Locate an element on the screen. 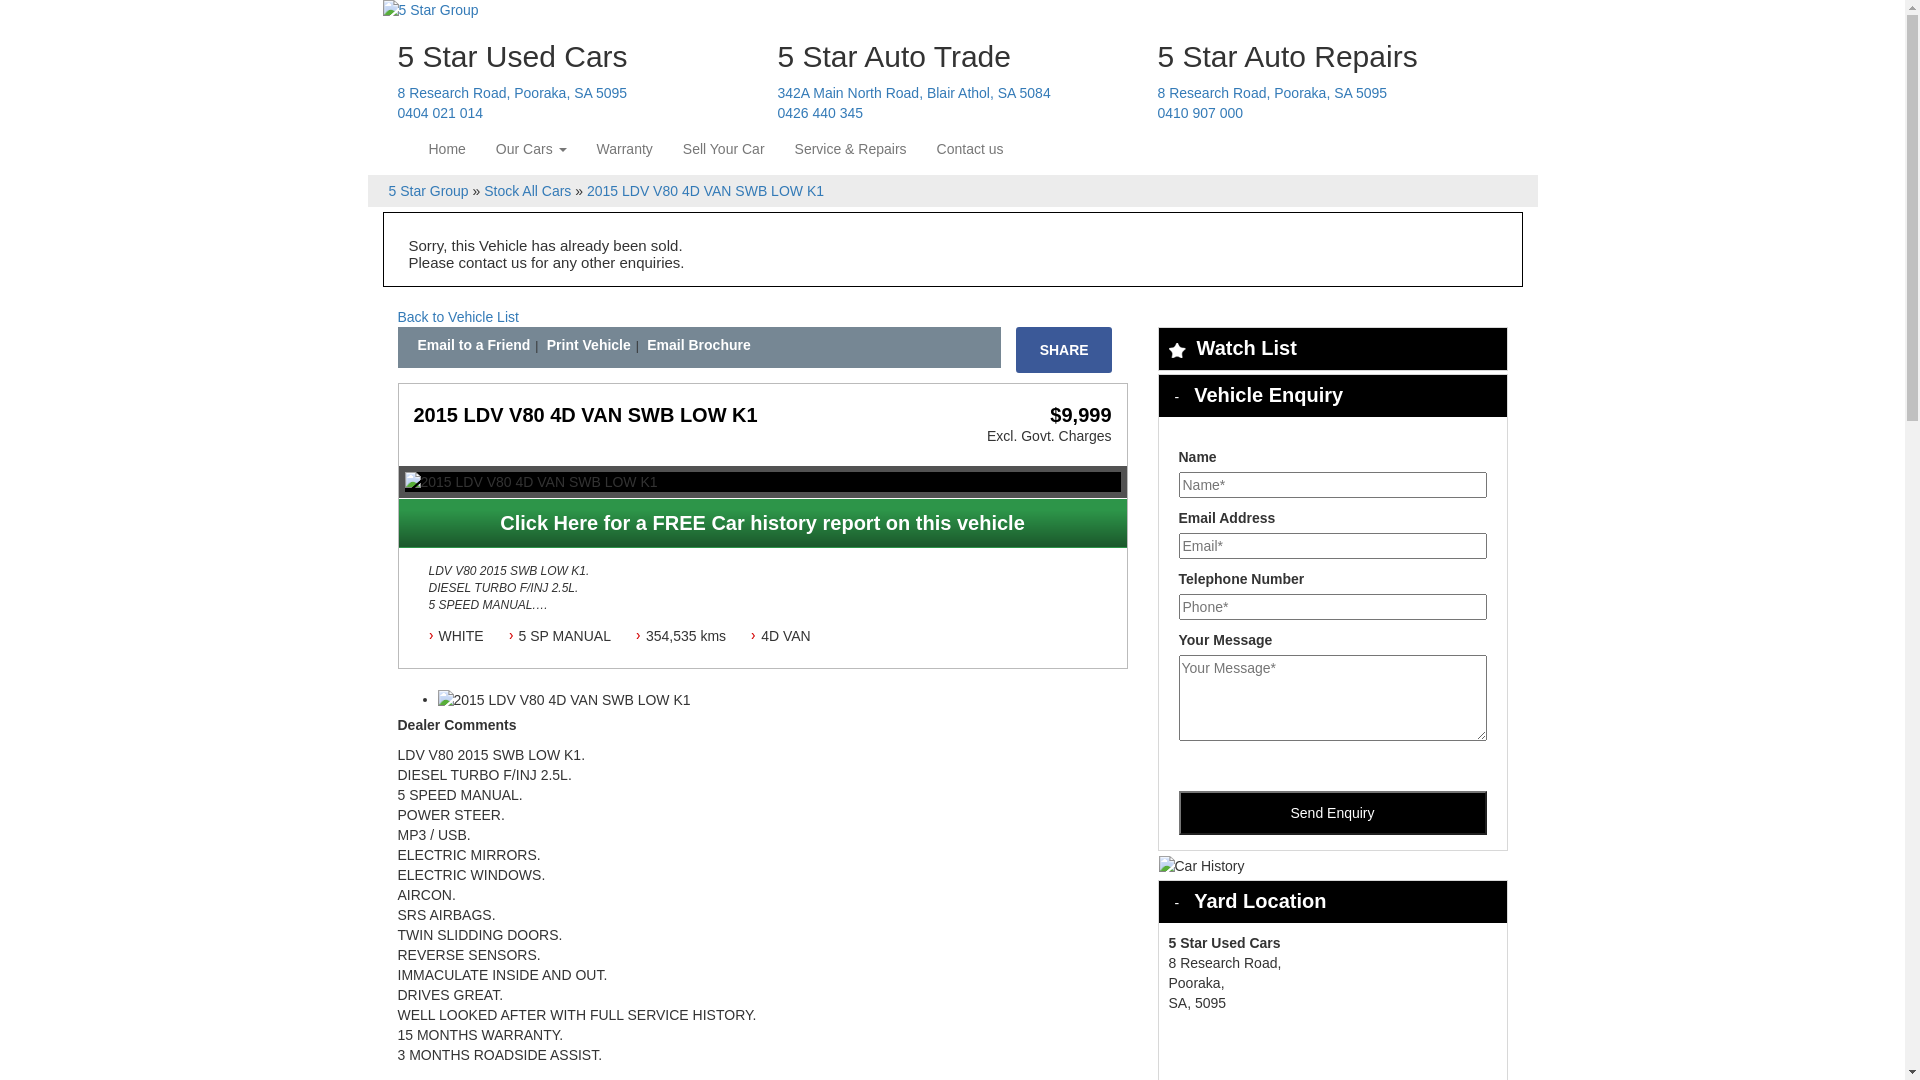 The width and height of the screenshot is (1920, 1080). 'Contact us' is located at coordinates (970, 148).